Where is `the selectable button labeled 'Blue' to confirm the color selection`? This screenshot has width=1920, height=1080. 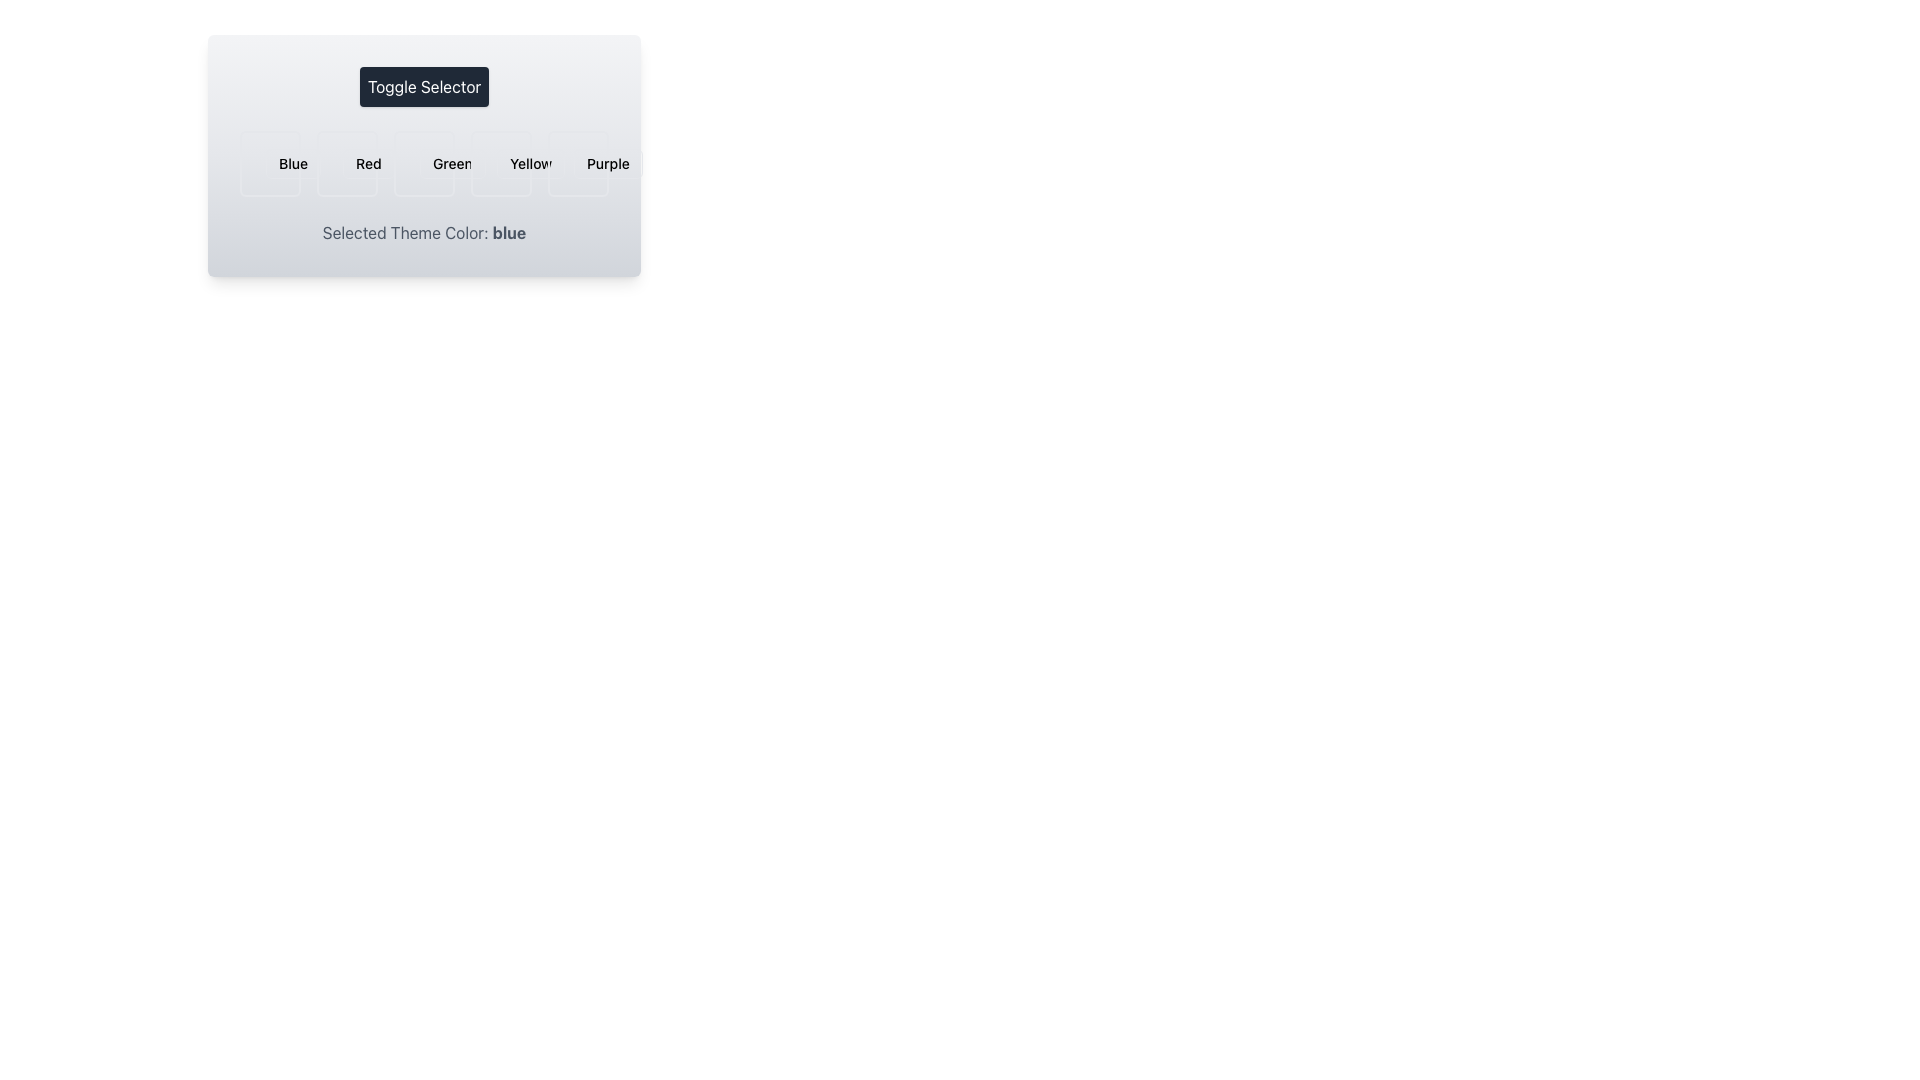 the selectable button labeled 'Blue' to confirm the color selection is located at coordinates (269, 163).